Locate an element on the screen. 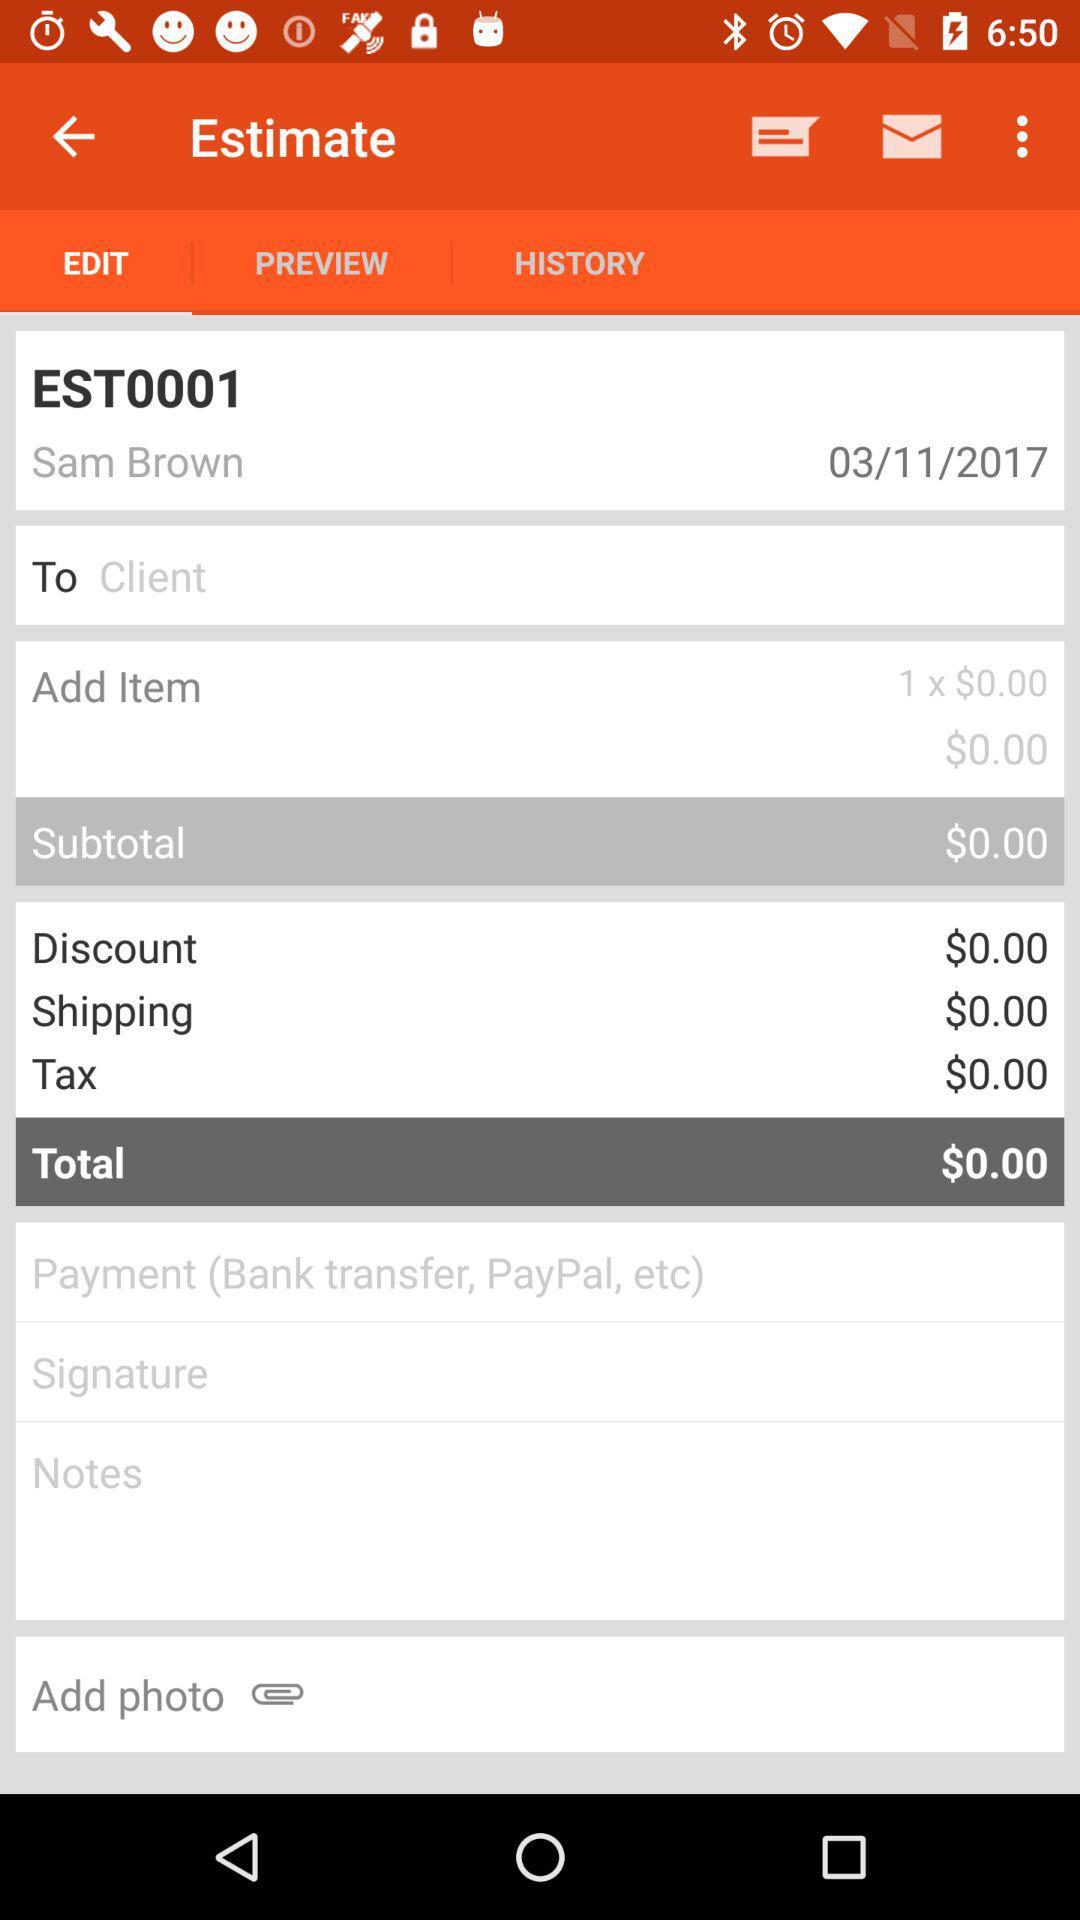  item below the estimate is located at coordinates (320, 261).